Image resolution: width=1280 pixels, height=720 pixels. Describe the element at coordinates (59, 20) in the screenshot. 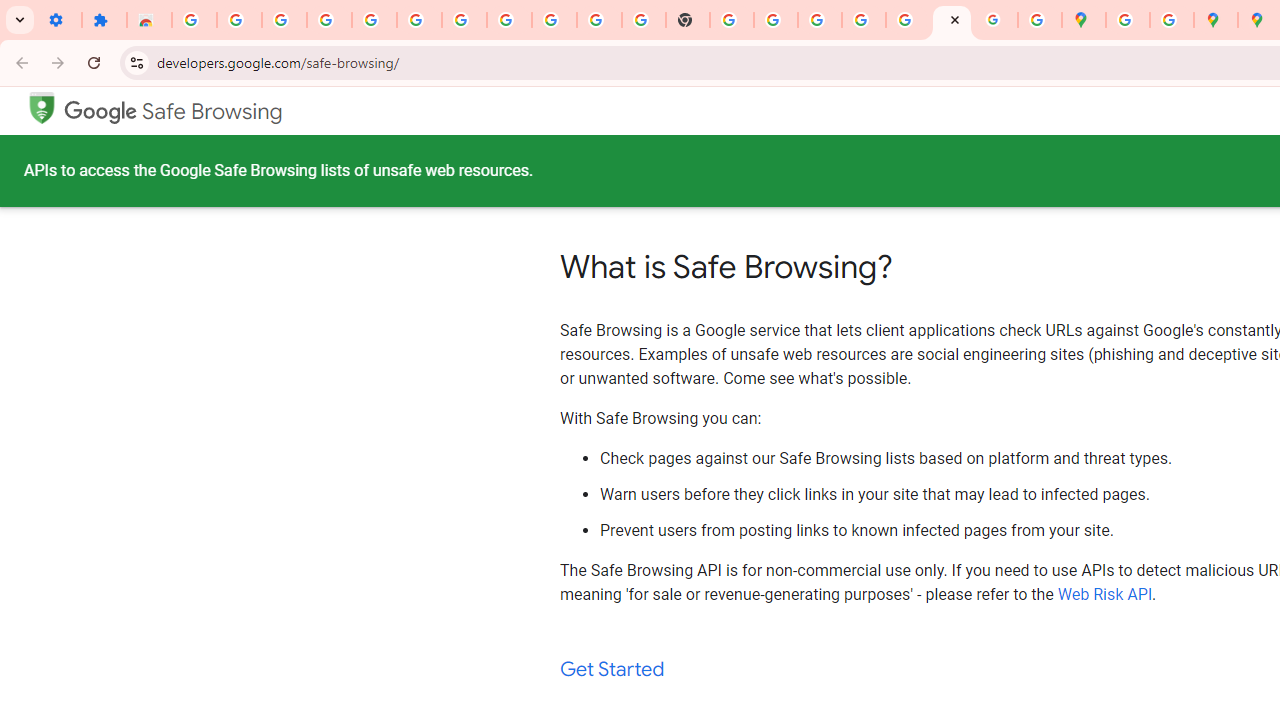

I see `'Settings - On startup'` at that location.